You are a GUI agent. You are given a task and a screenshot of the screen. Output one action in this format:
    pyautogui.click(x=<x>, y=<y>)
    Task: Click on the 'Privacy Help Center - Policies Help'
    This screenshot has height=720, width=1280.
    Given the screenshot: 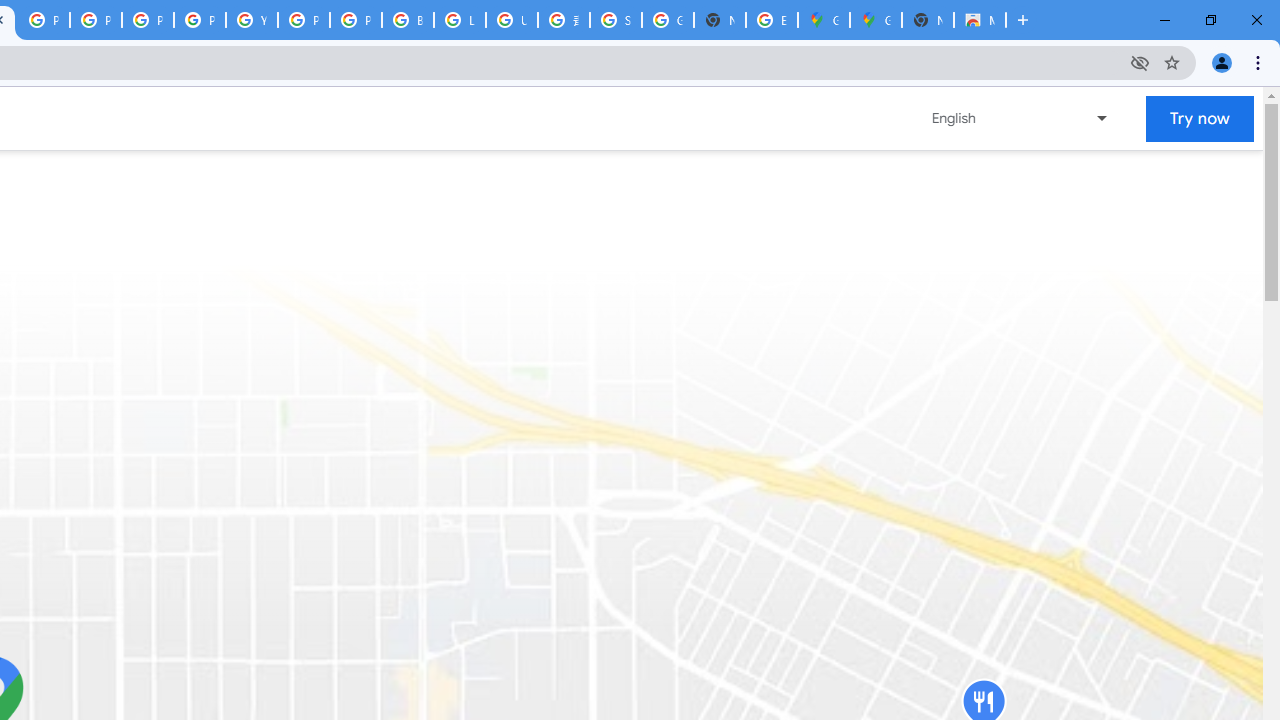 What is the action you would take?
    pyautogui.click(x=95, y=20)
    